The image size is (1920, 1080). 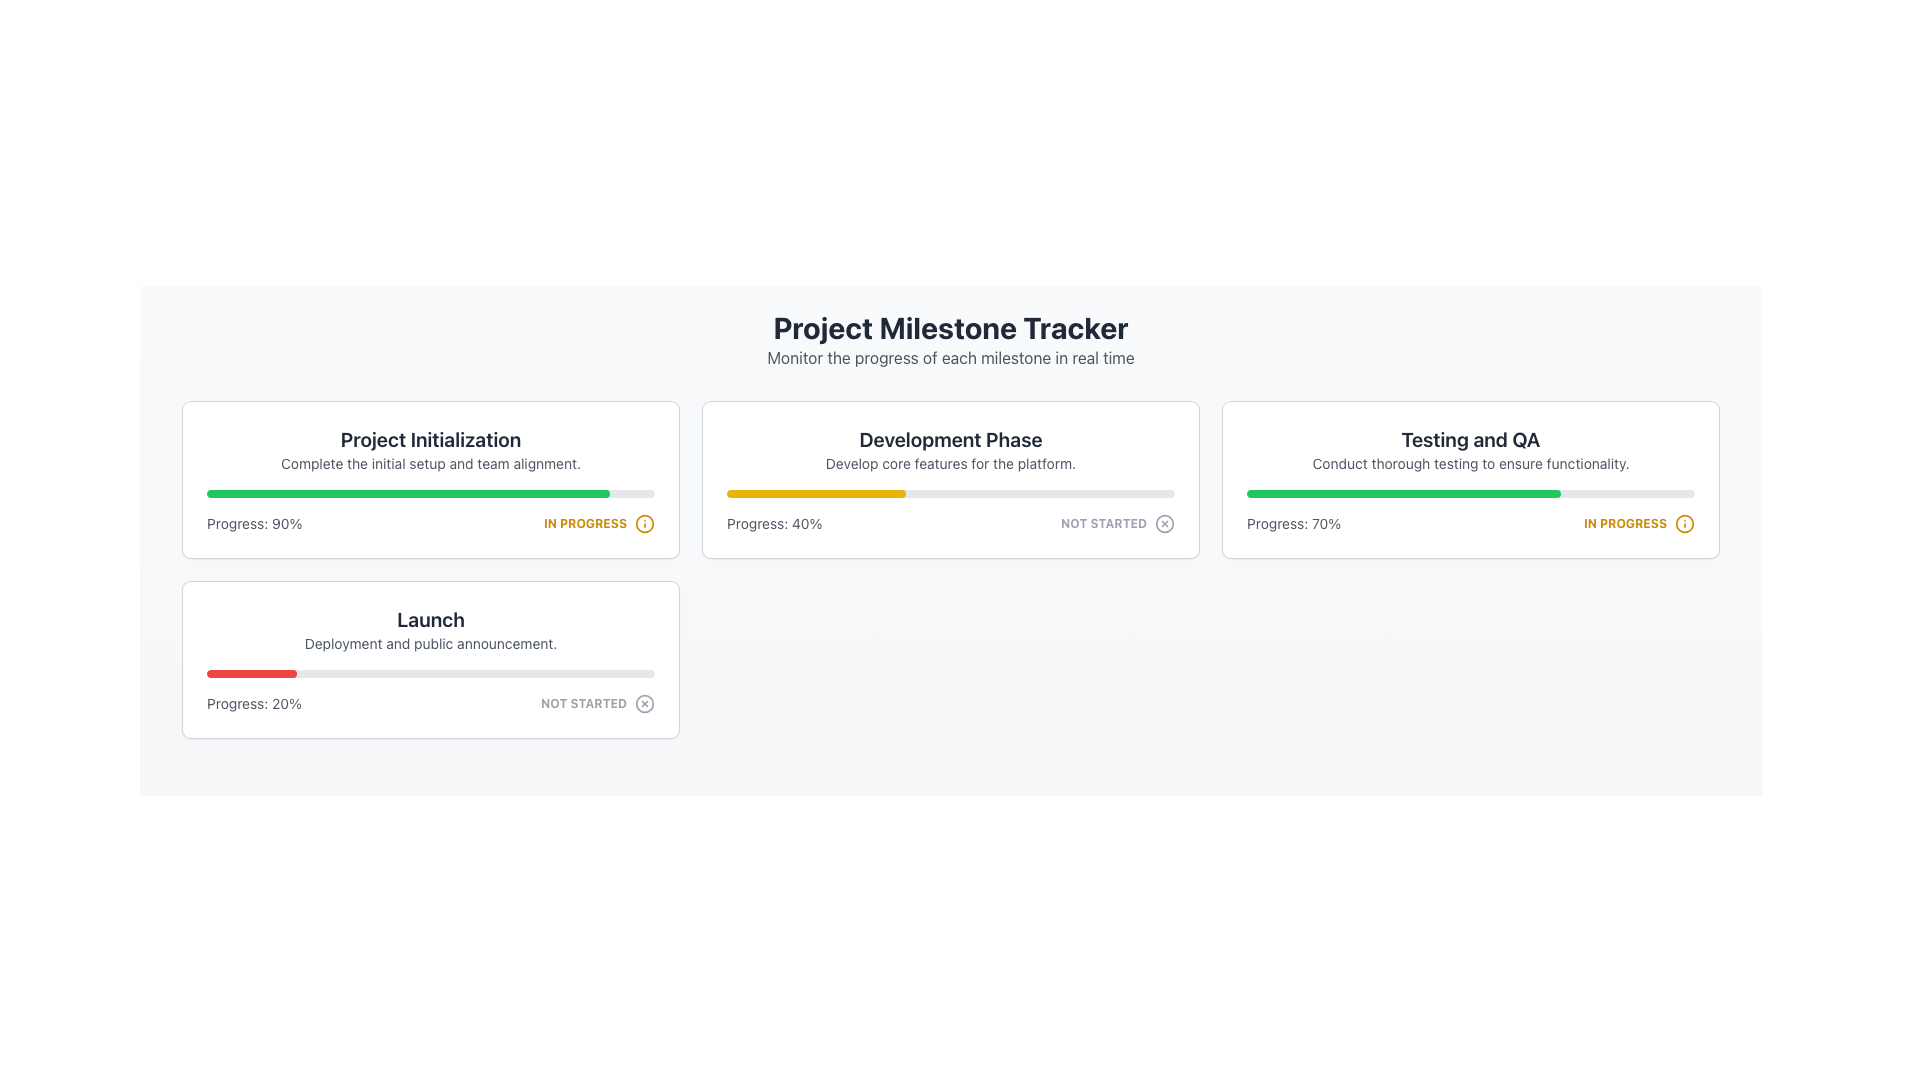 What do you see at coordinates (430, 674) in the screenshot?
I see `the Progress Bar located in the 'Launch' section of the dashboard, which visually represents the completion percentage of the associated task 'Launch.'` at bounding box center [430, 674].